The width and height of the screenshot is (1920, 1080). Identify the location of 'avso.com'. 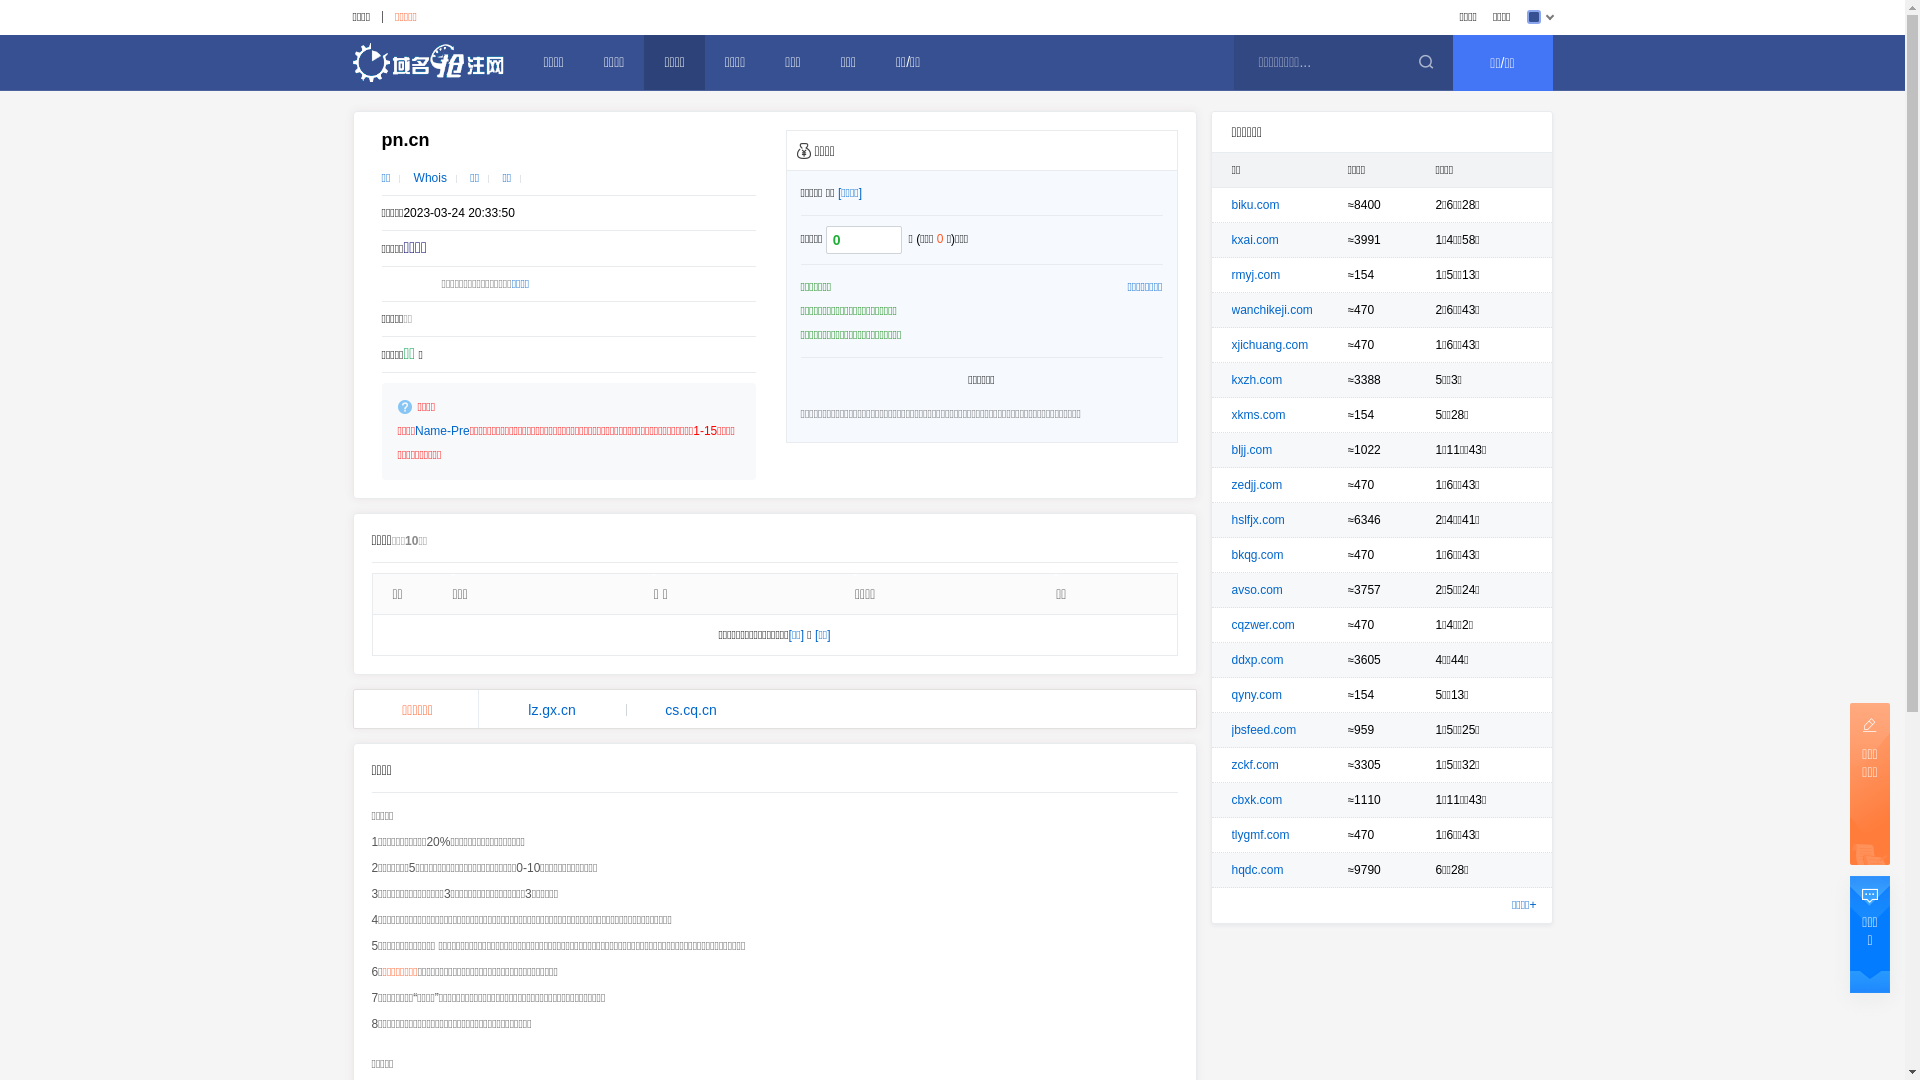
(1256, 589).